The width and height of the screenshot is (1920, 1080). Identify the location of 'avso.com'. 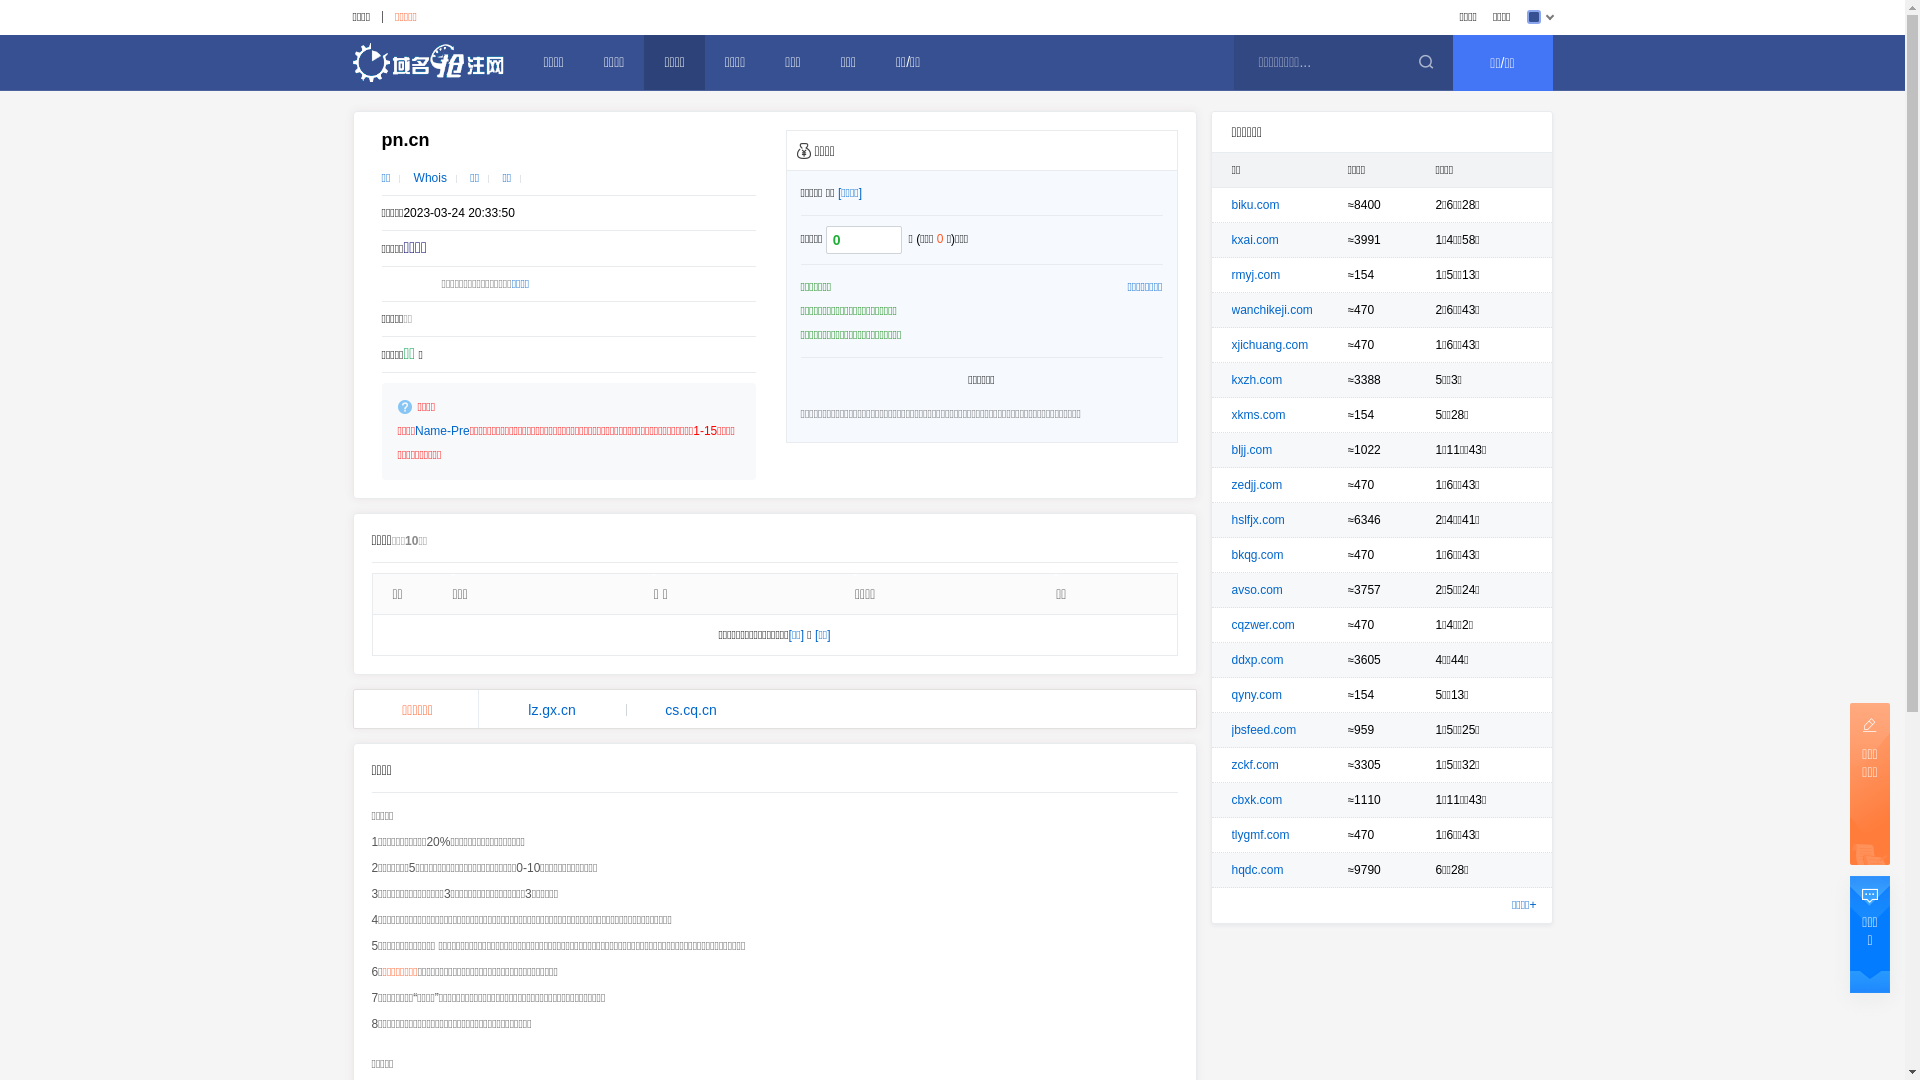
(1256, 589).